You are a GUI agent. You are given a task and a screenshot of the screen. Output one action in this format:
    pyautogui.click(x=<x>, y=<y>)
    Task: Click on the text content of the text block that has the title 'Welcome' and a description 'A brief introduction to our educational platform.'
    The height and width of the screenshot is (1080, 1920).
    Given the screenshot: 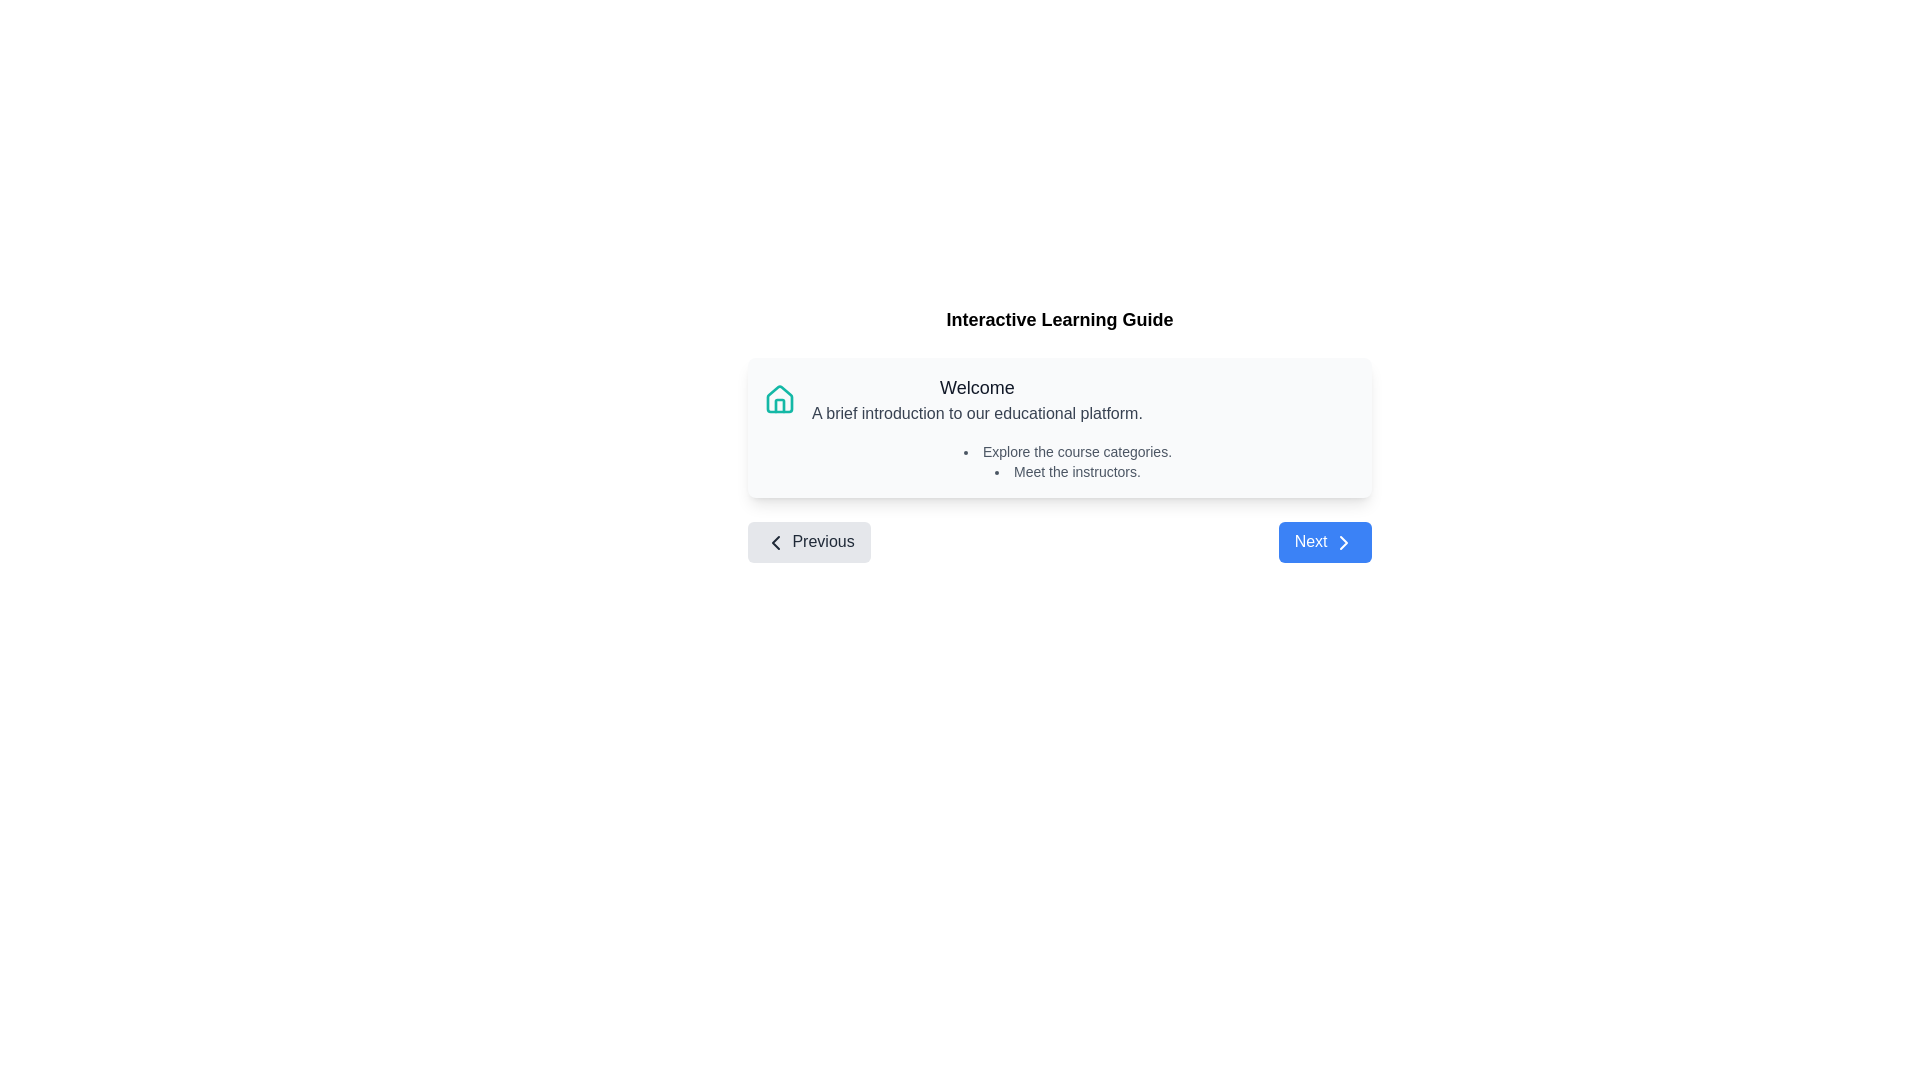 What is the action you would take?
    pyautogui.click(x=977, y=400)
    